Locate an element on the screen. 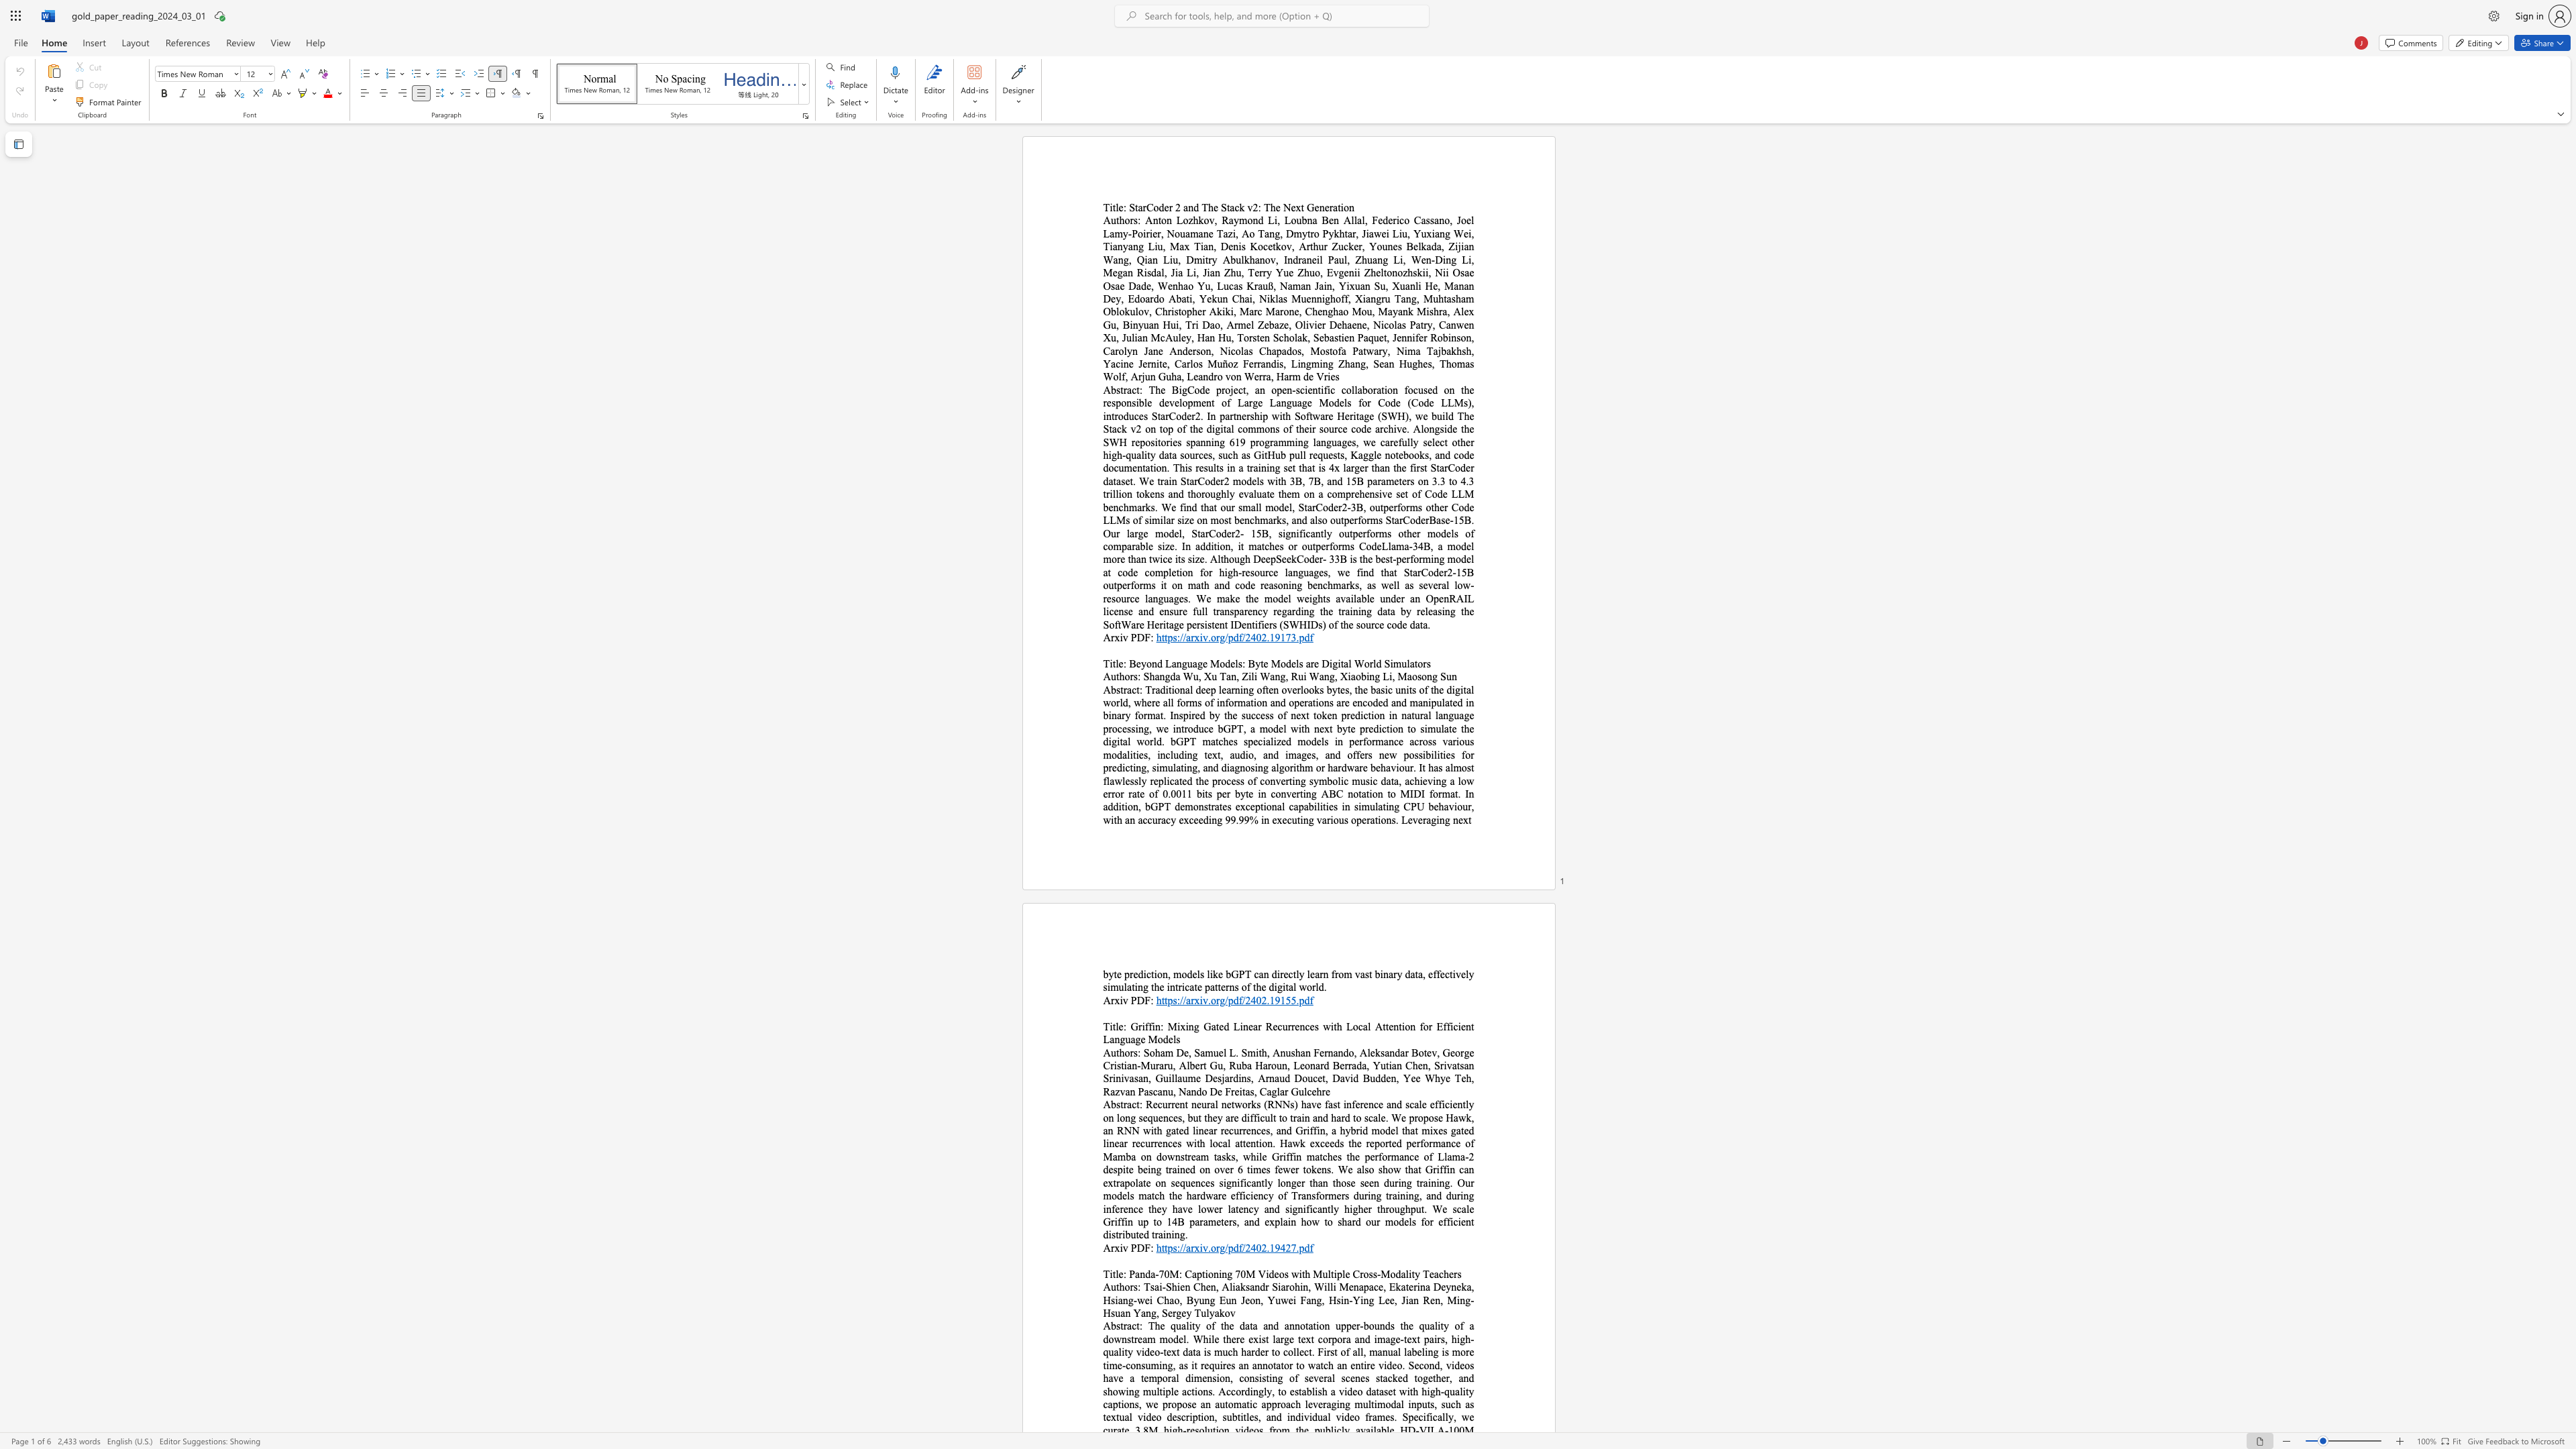  the subset text "g," within the text "Zili Wang," is located at coordinates (1279, 676).